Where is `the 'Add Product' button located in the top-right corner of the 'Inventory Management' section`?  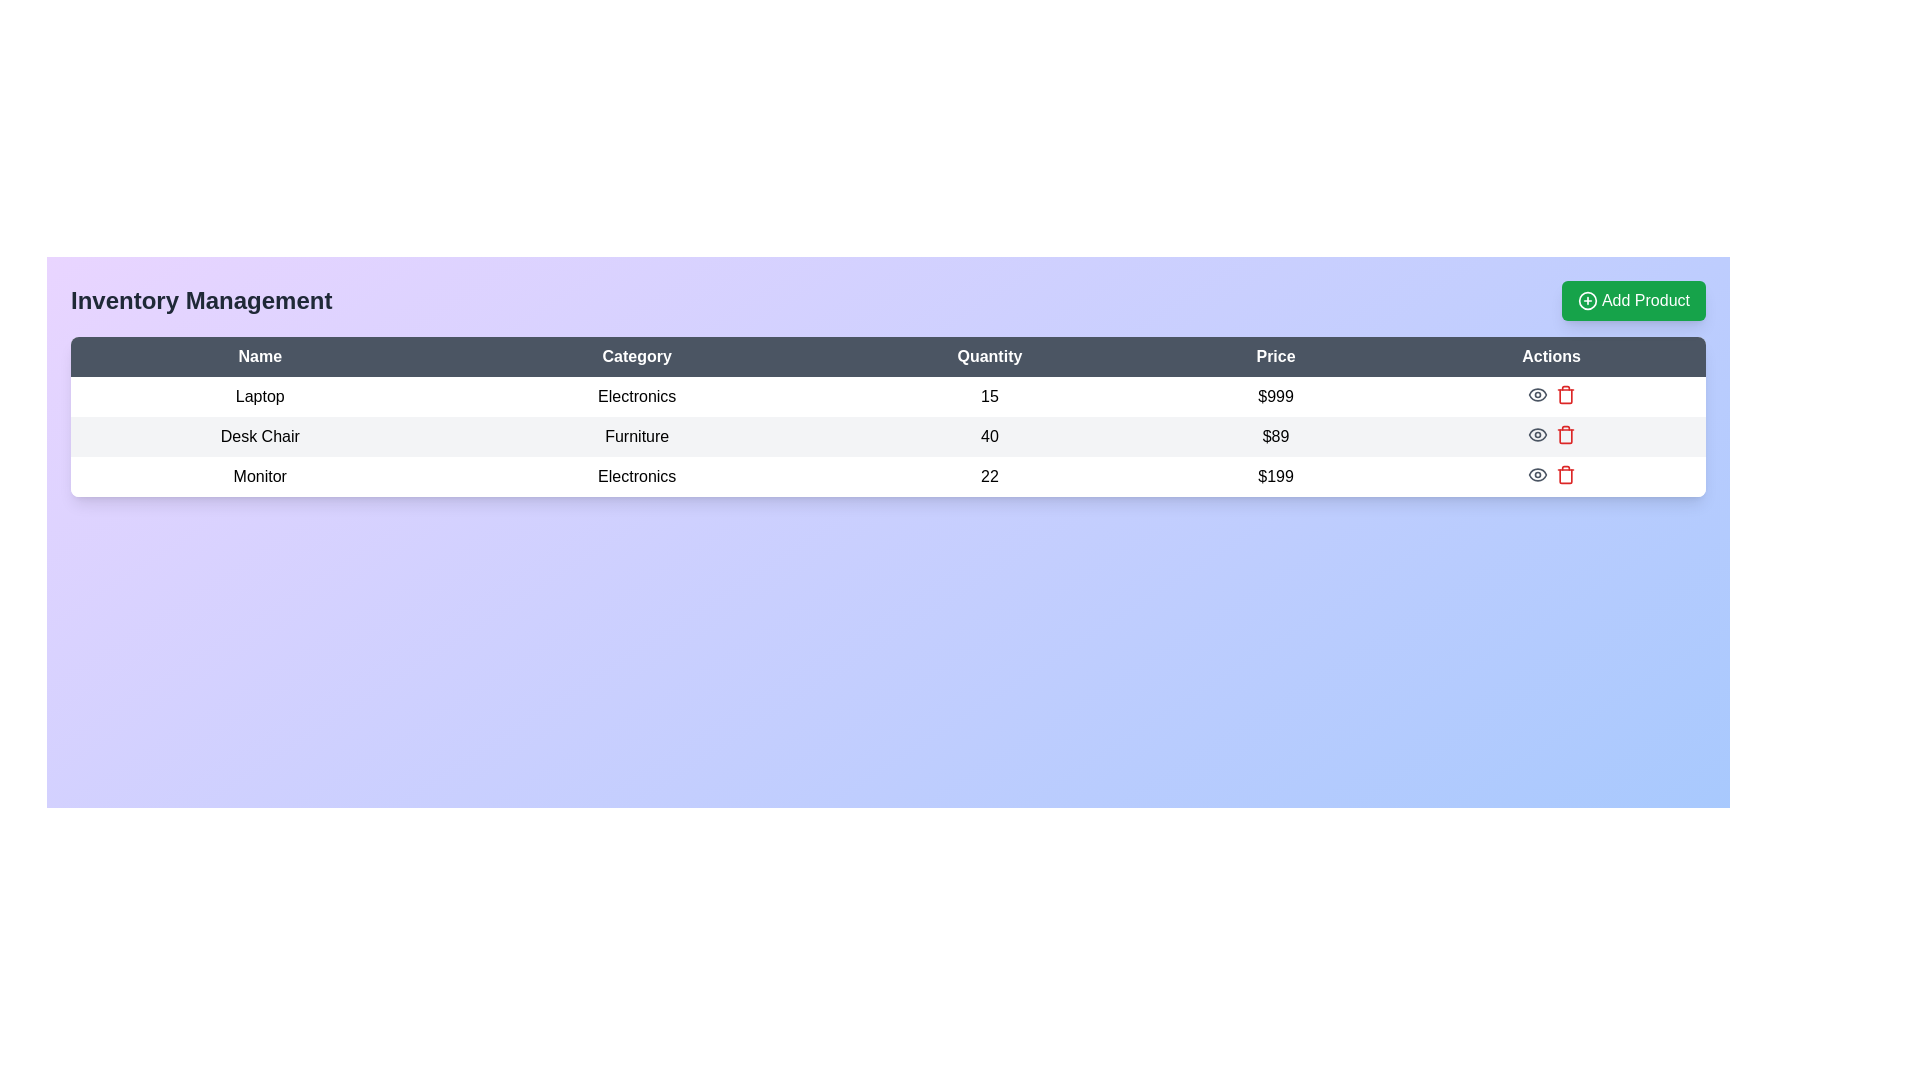
the 'Add Product' button located in the top-right corner of the 'Inventory Management' section is located at coordinates (1633, 300).